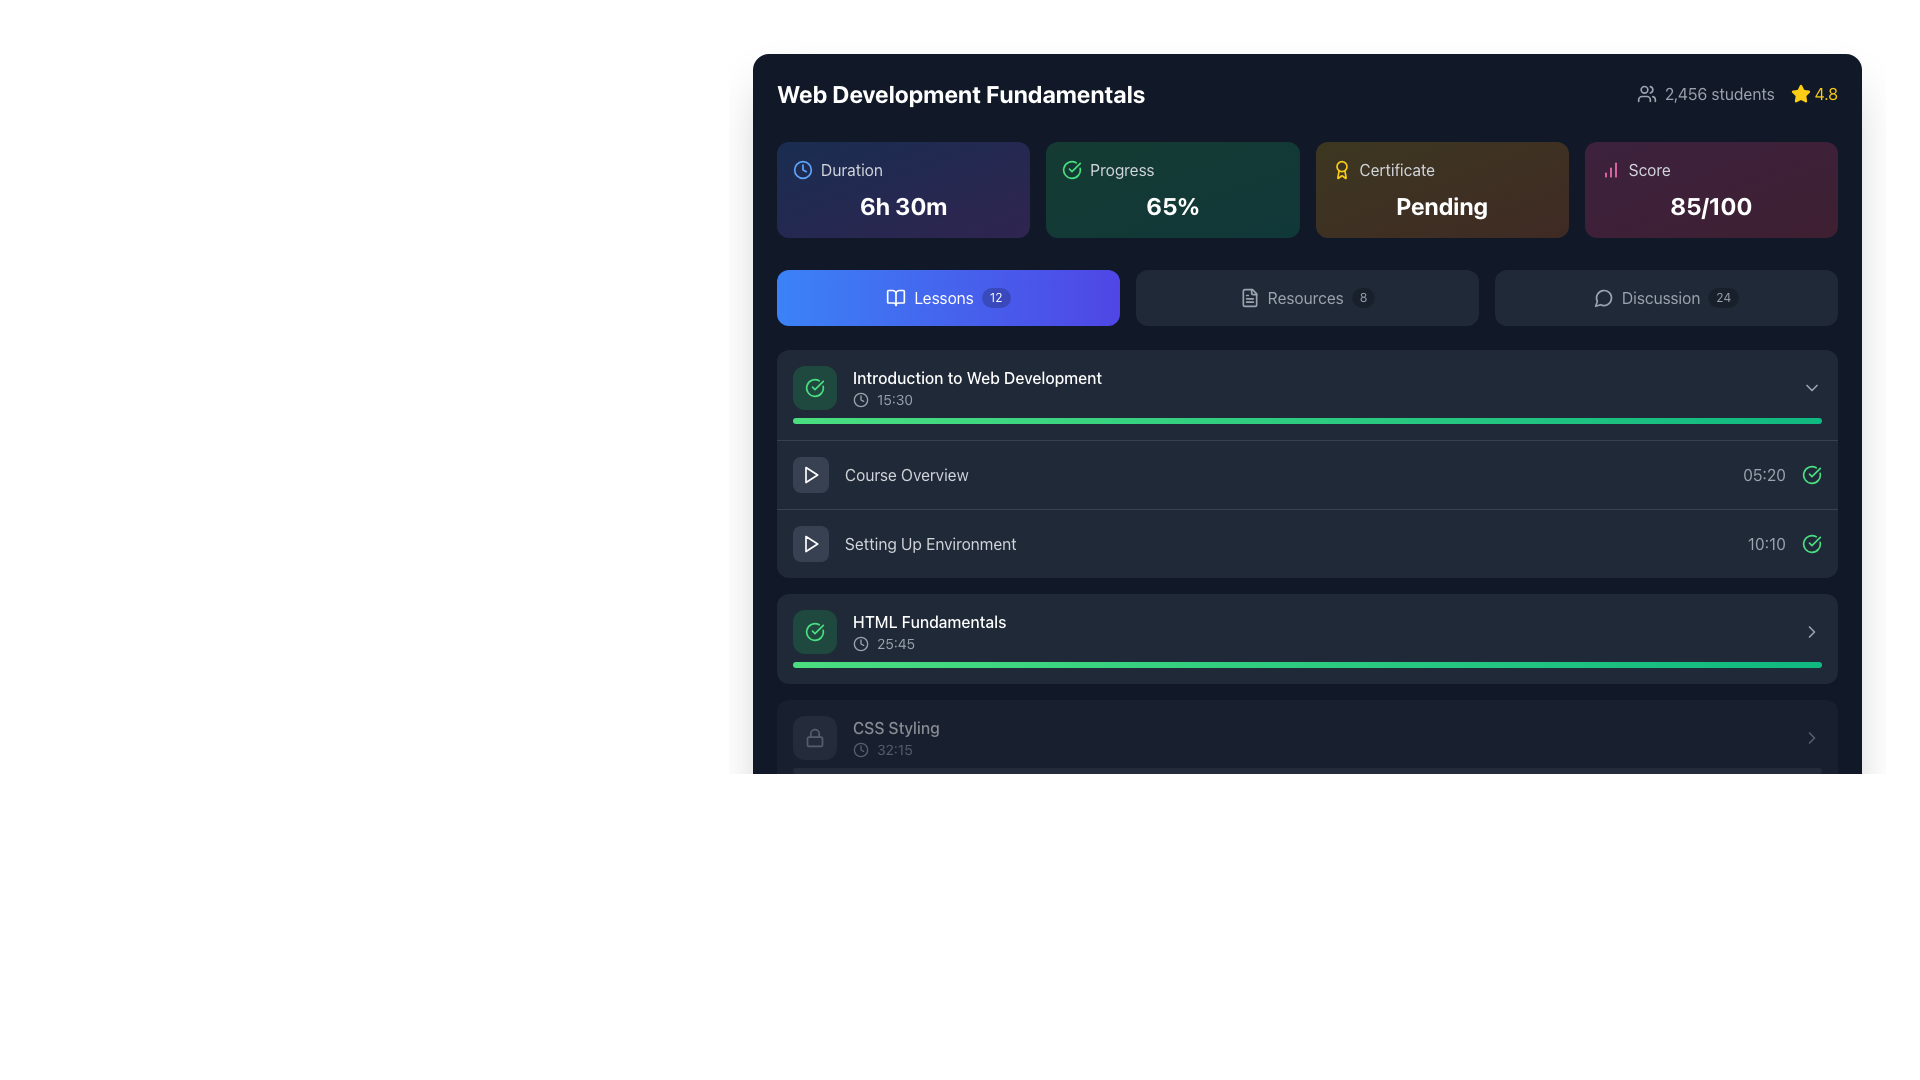  What do you see at coordinates (996, 297) in the screenshot?
I see `the small, rounded rectangular badge displaying the text '12' with a semi-transparent black background, located on the right-hand side of the 'Lessons' button` at bounding box center [996, 297].